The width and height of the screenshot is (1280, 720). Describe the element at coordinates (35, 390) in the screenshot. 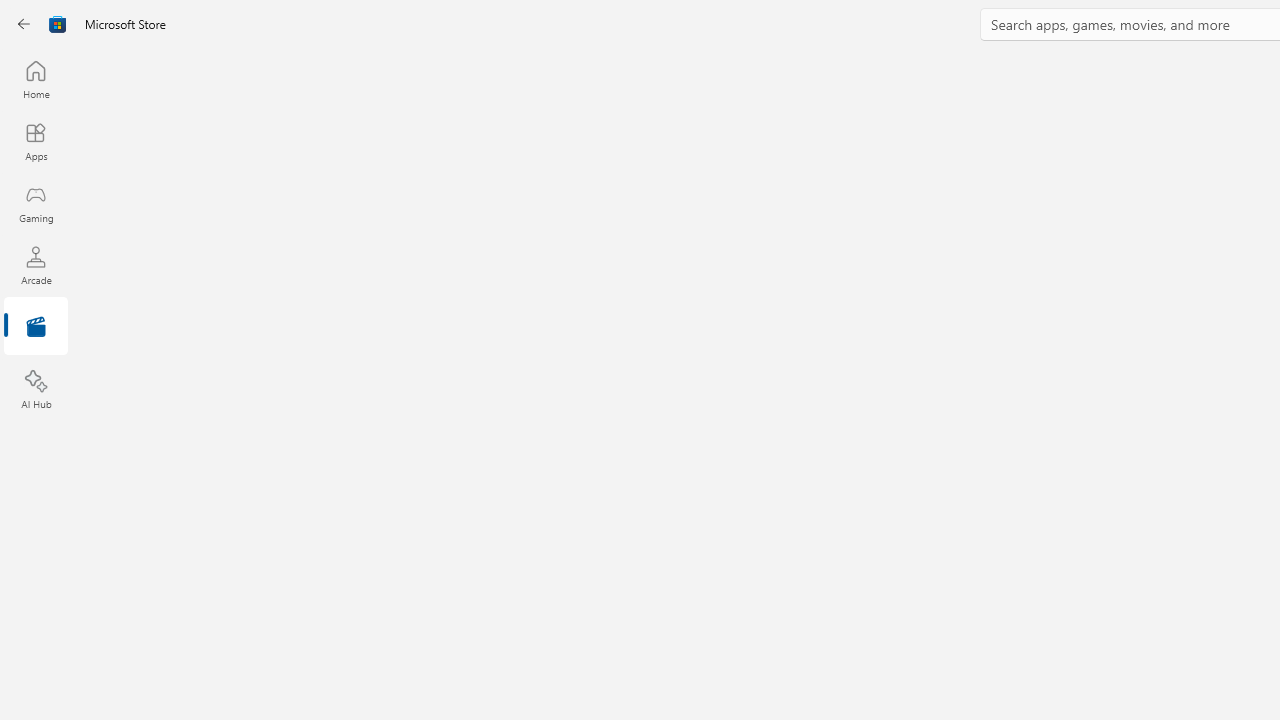

I see `'AI Hub'` at that location.